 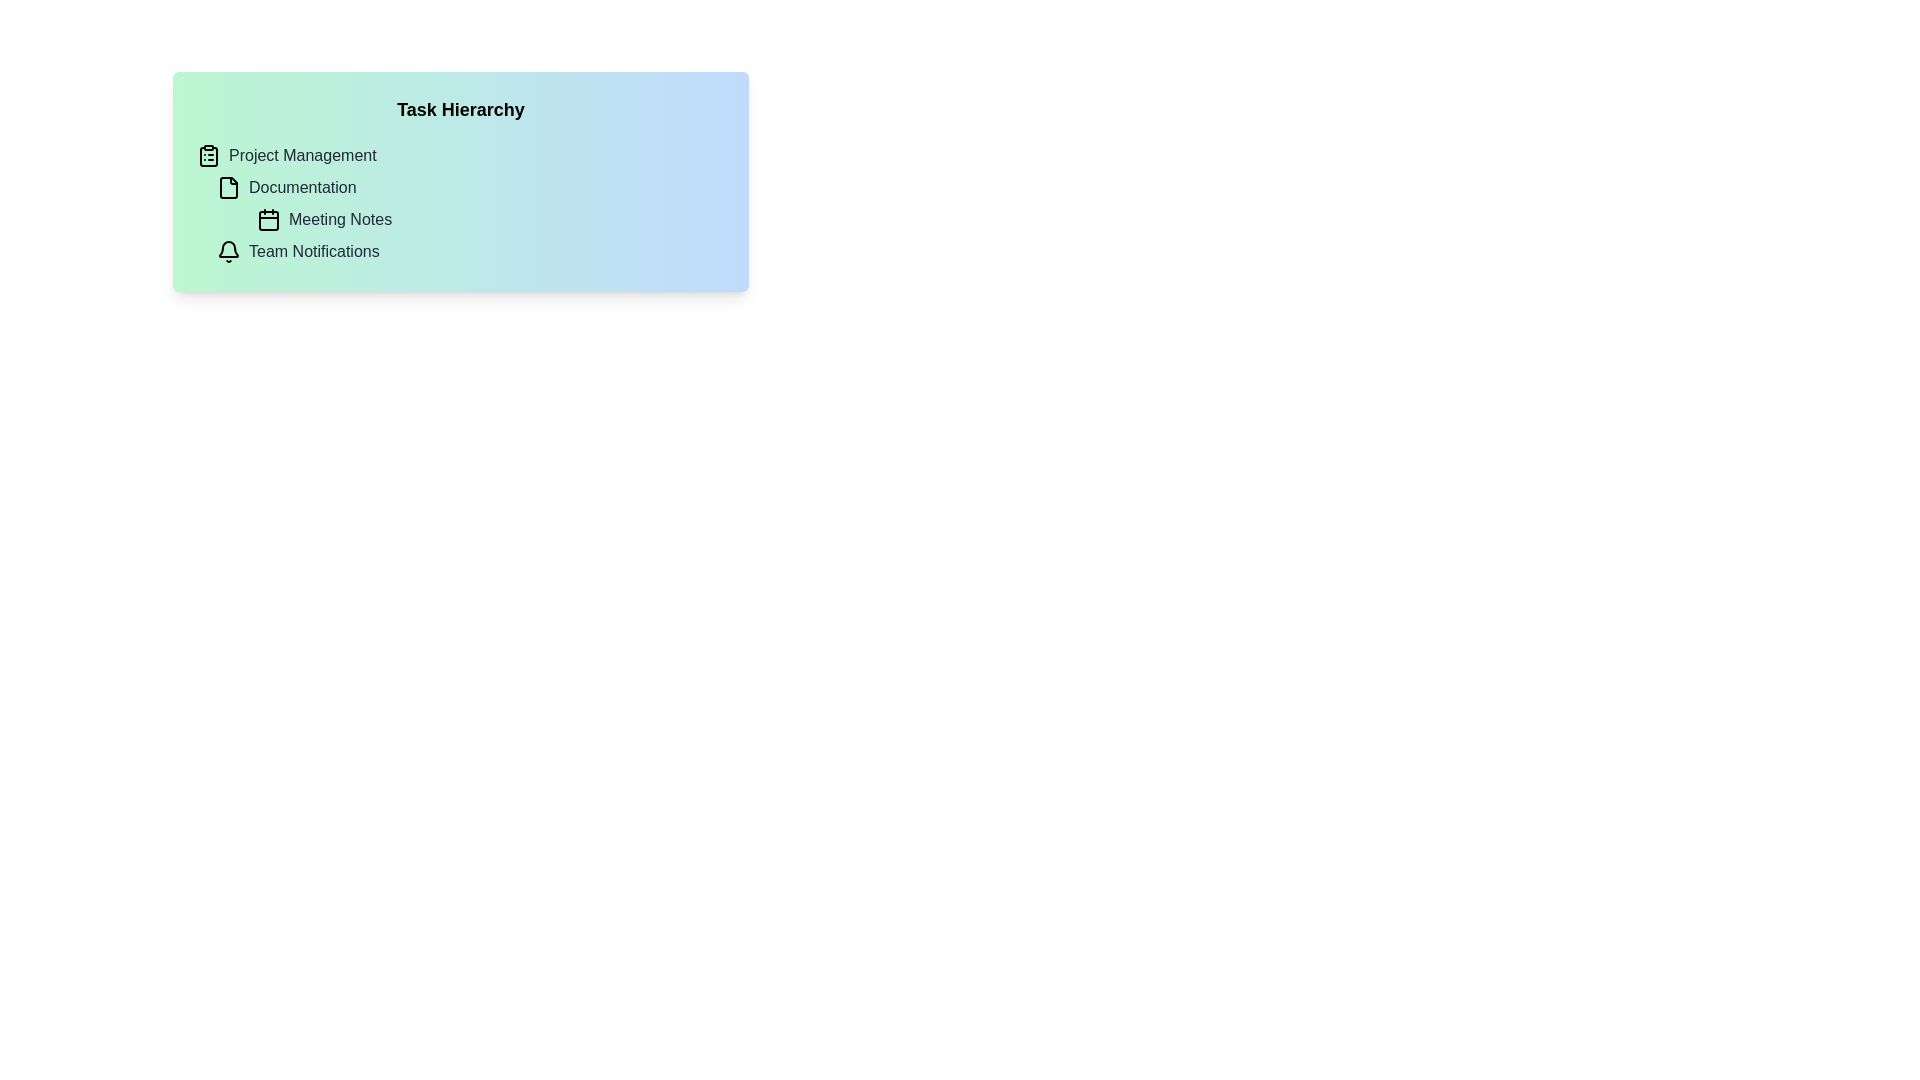 I want to click on the 'Project Management' text label located in the vertical menu, so click(x=301, y=154).